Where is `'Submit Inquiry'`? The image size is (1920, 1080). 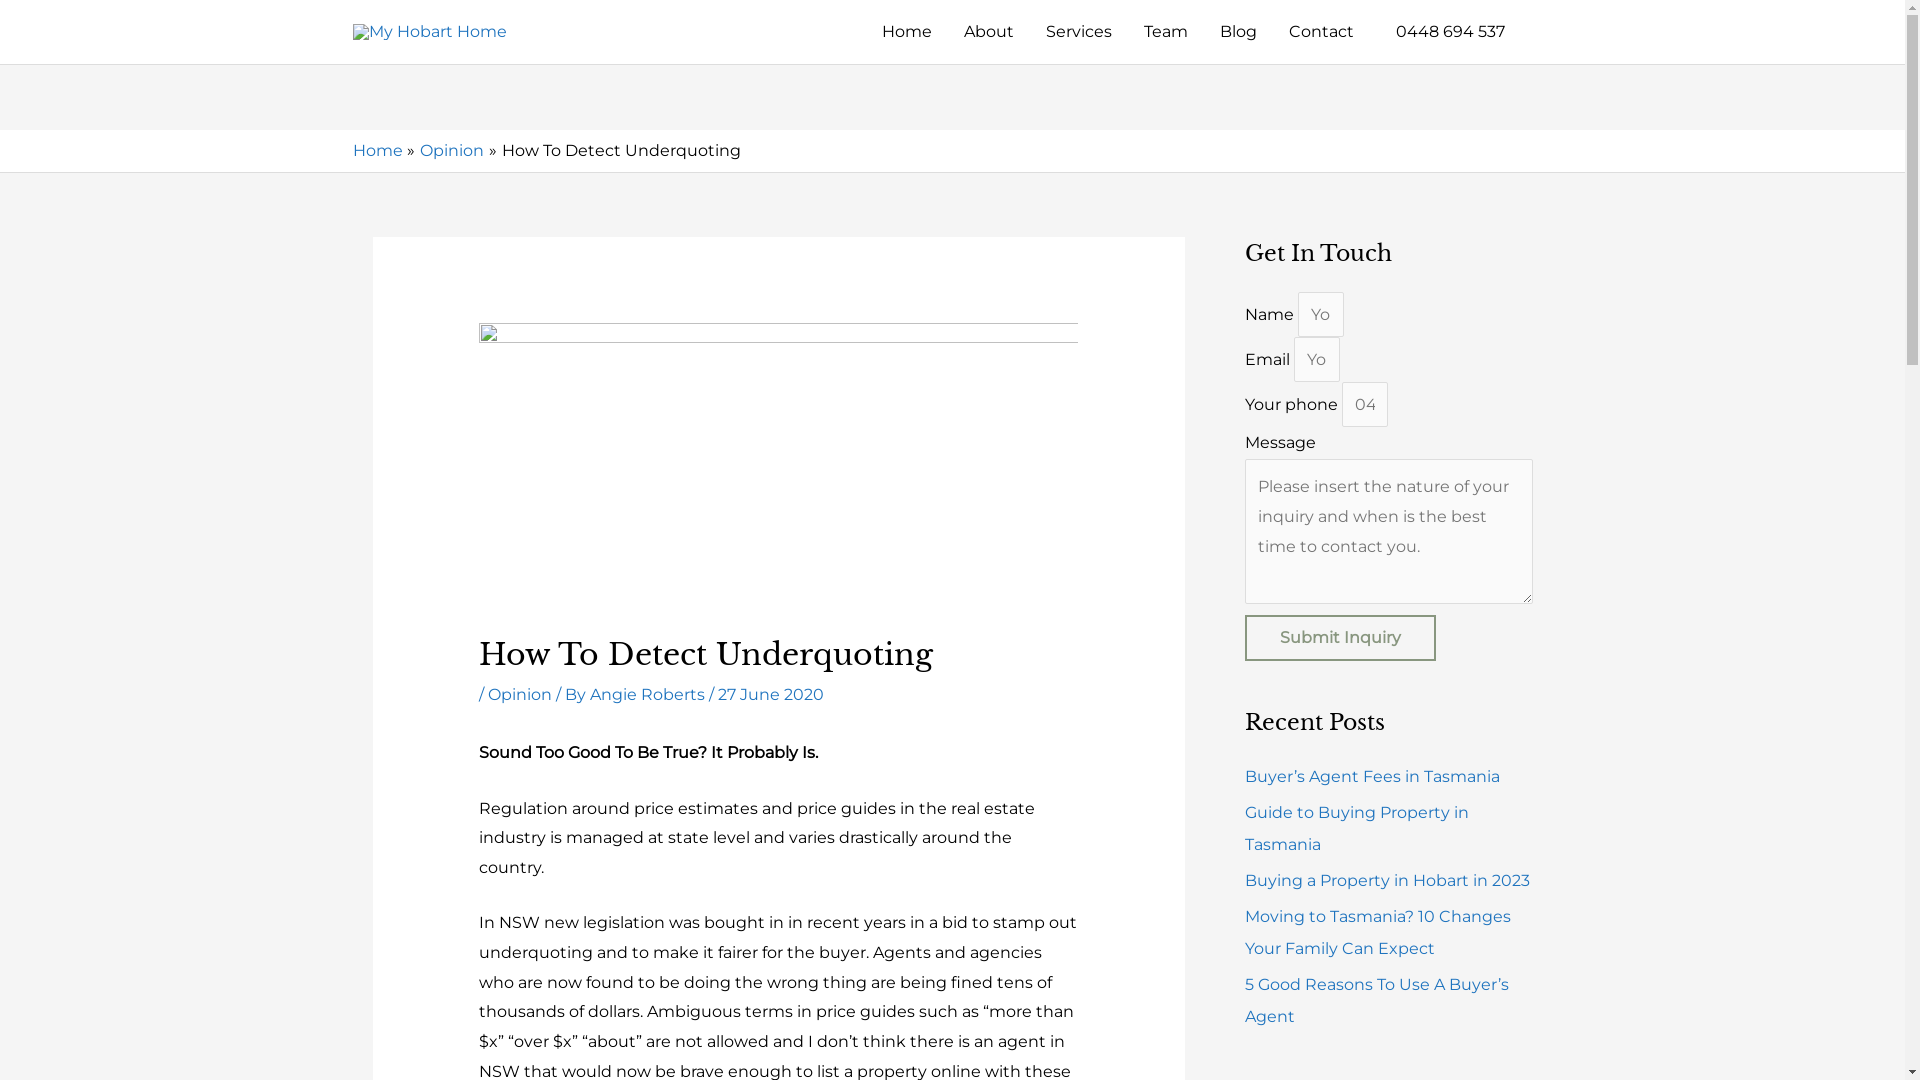 'Submit Inquiry' is located at coordinates (1339, 637).